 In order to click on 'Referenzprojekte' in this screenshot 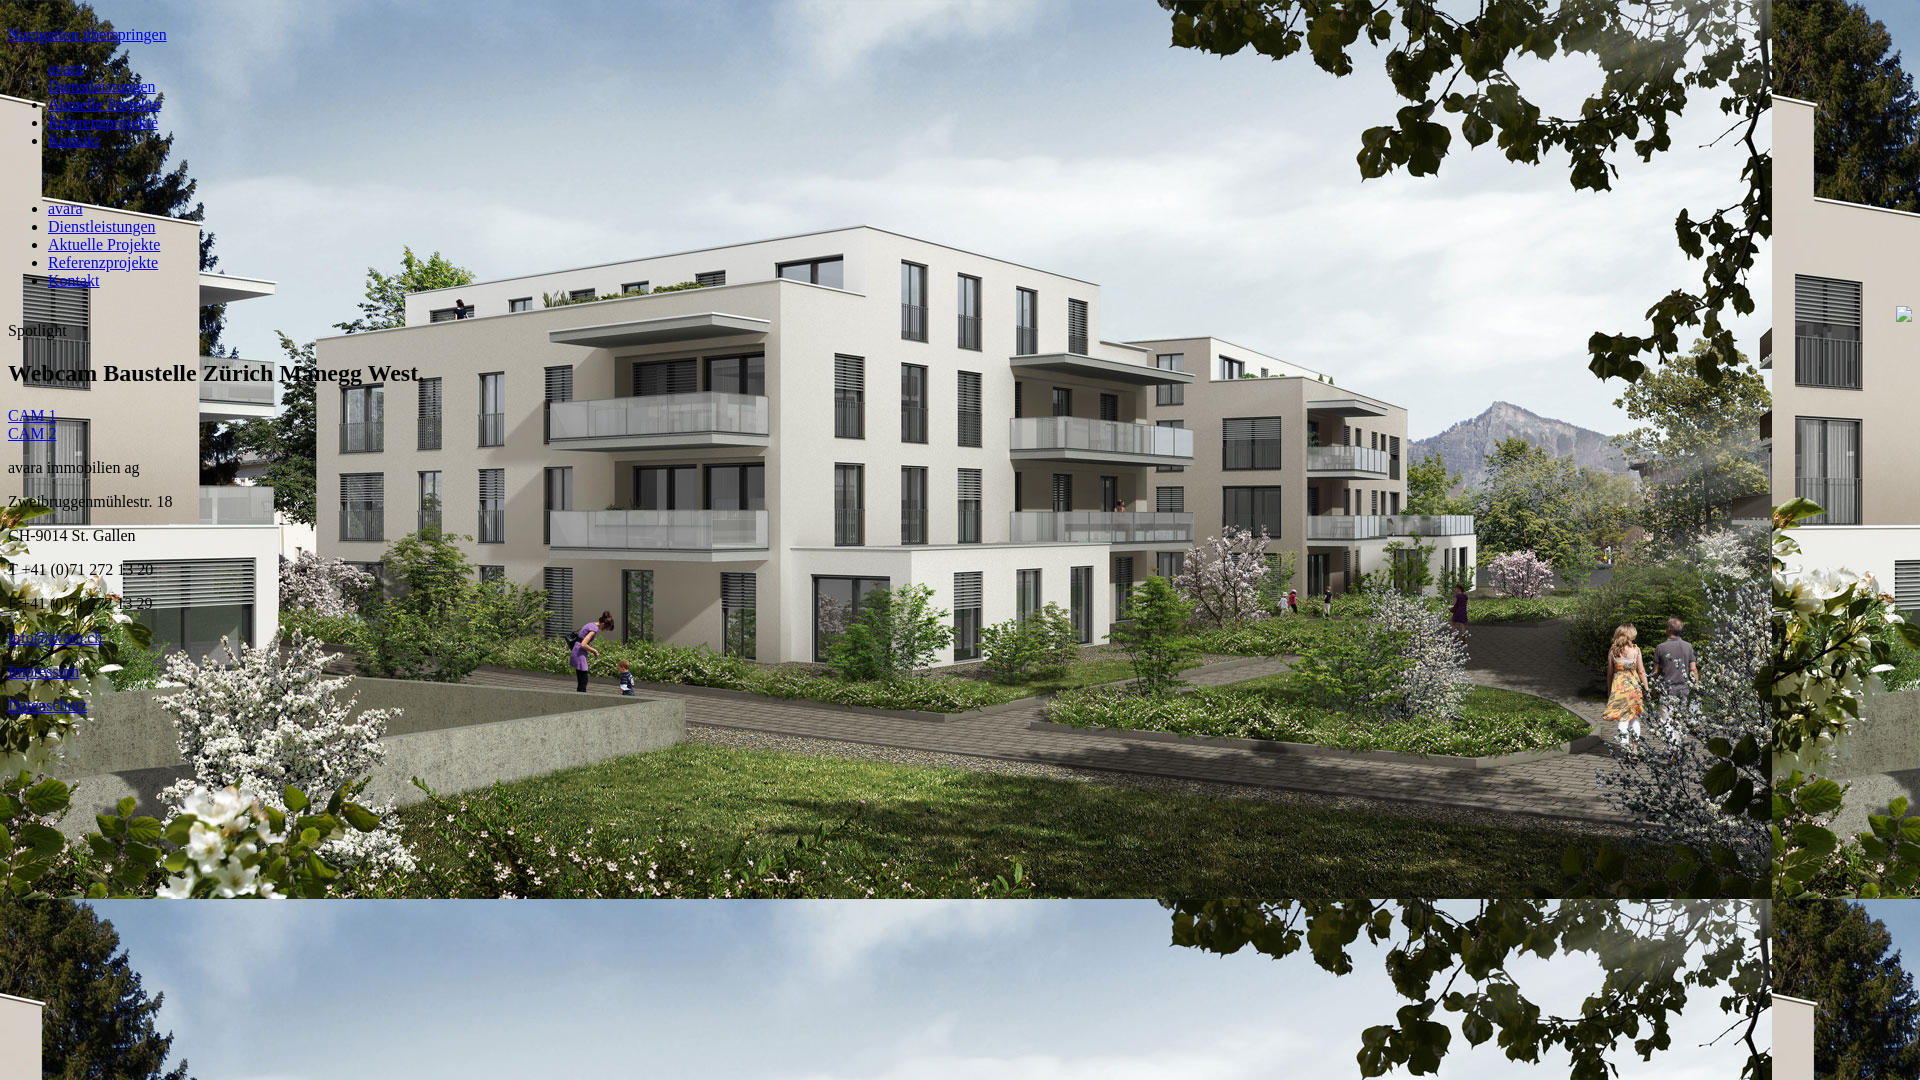, I will do `click(101, 261)`.